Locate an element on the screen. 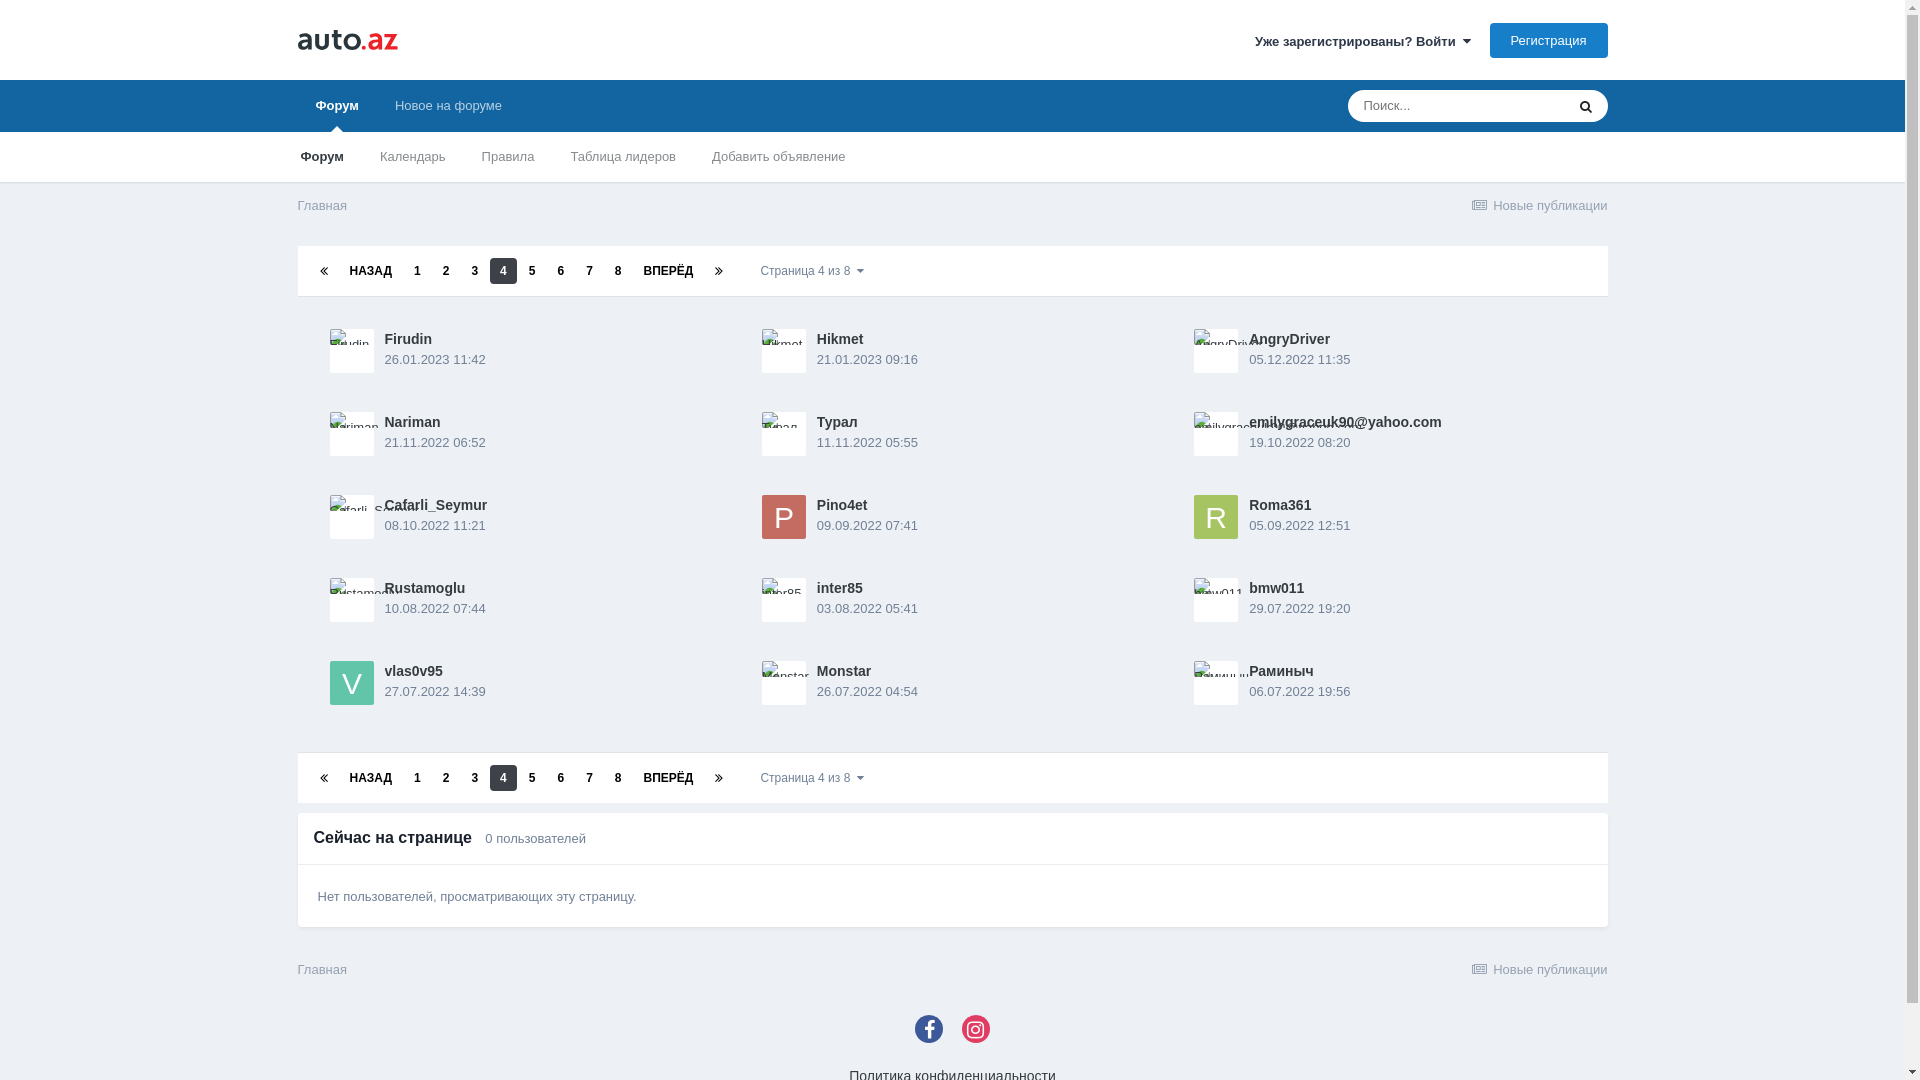  '6' is located at coordinates (560, 270).